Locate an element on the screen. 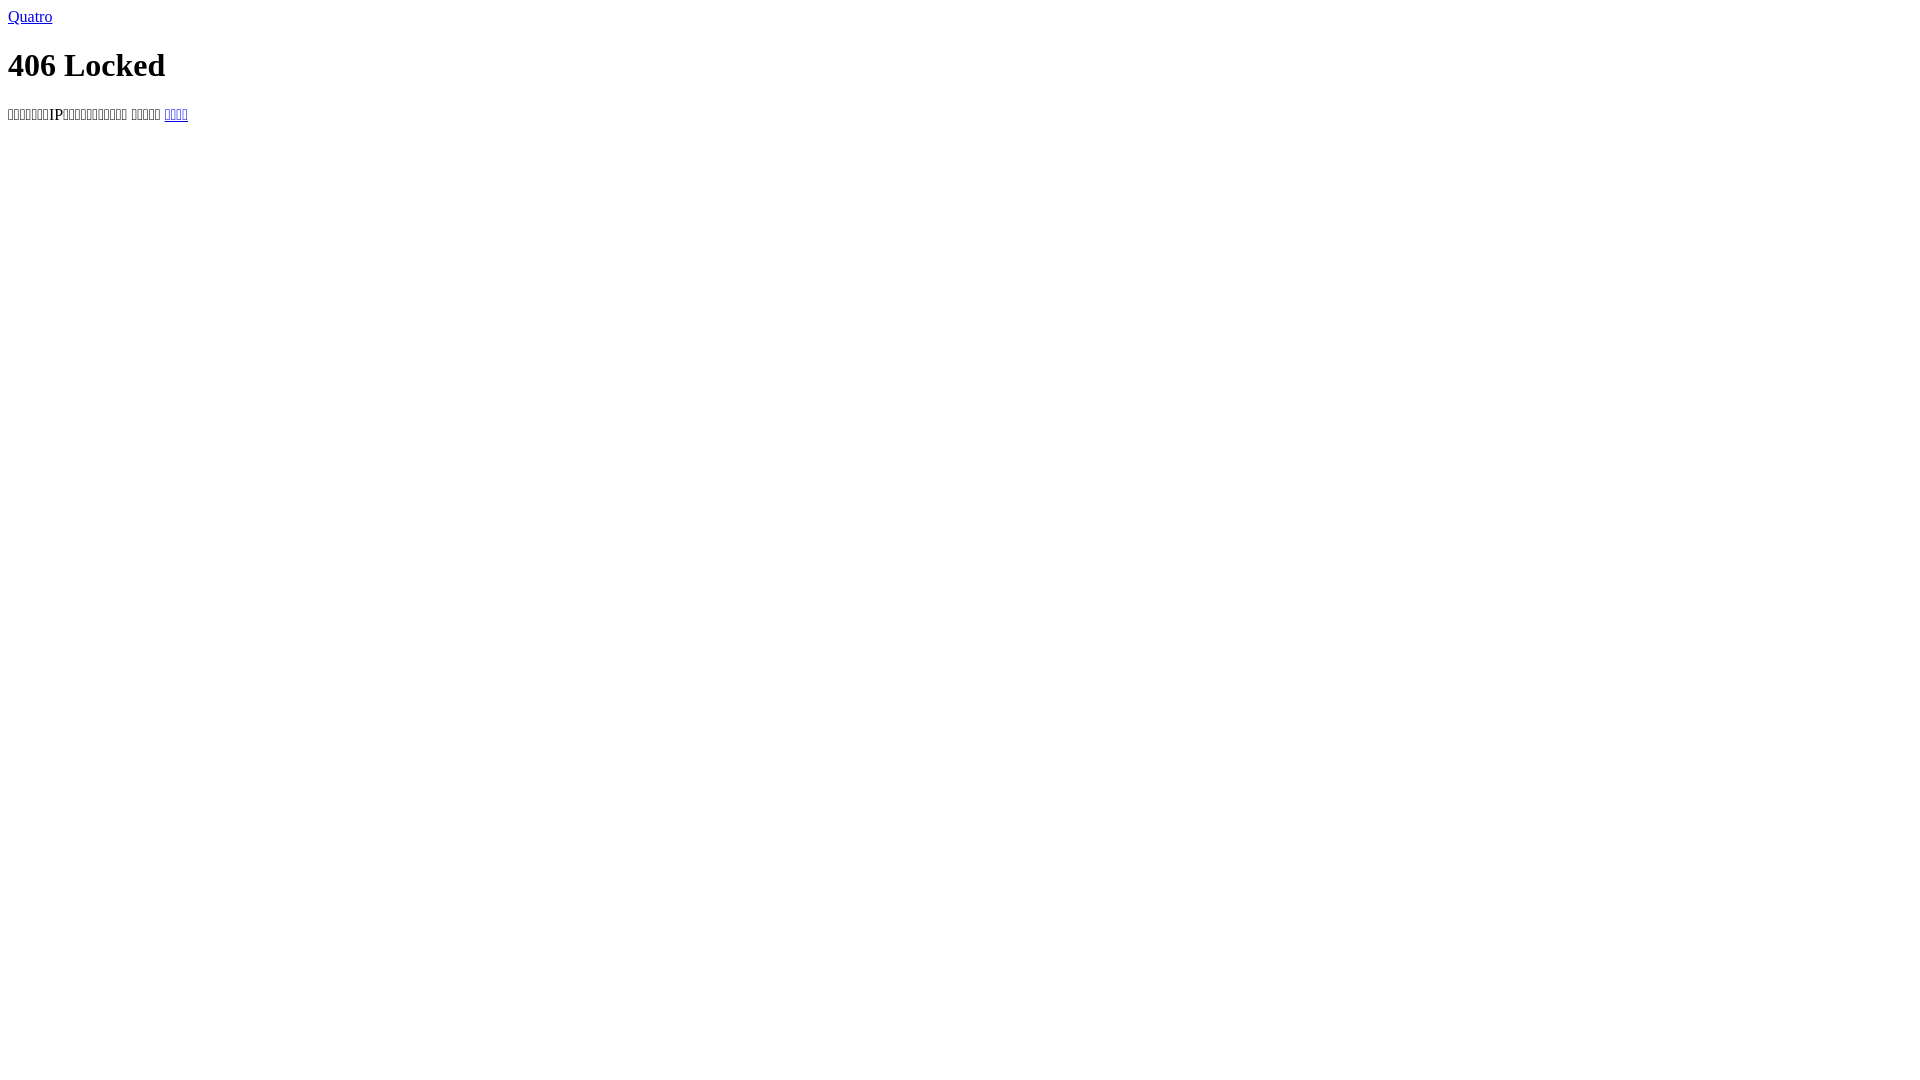 The image size is (1920, 1080). 'Quatro' is located at coordinates (8, 16).